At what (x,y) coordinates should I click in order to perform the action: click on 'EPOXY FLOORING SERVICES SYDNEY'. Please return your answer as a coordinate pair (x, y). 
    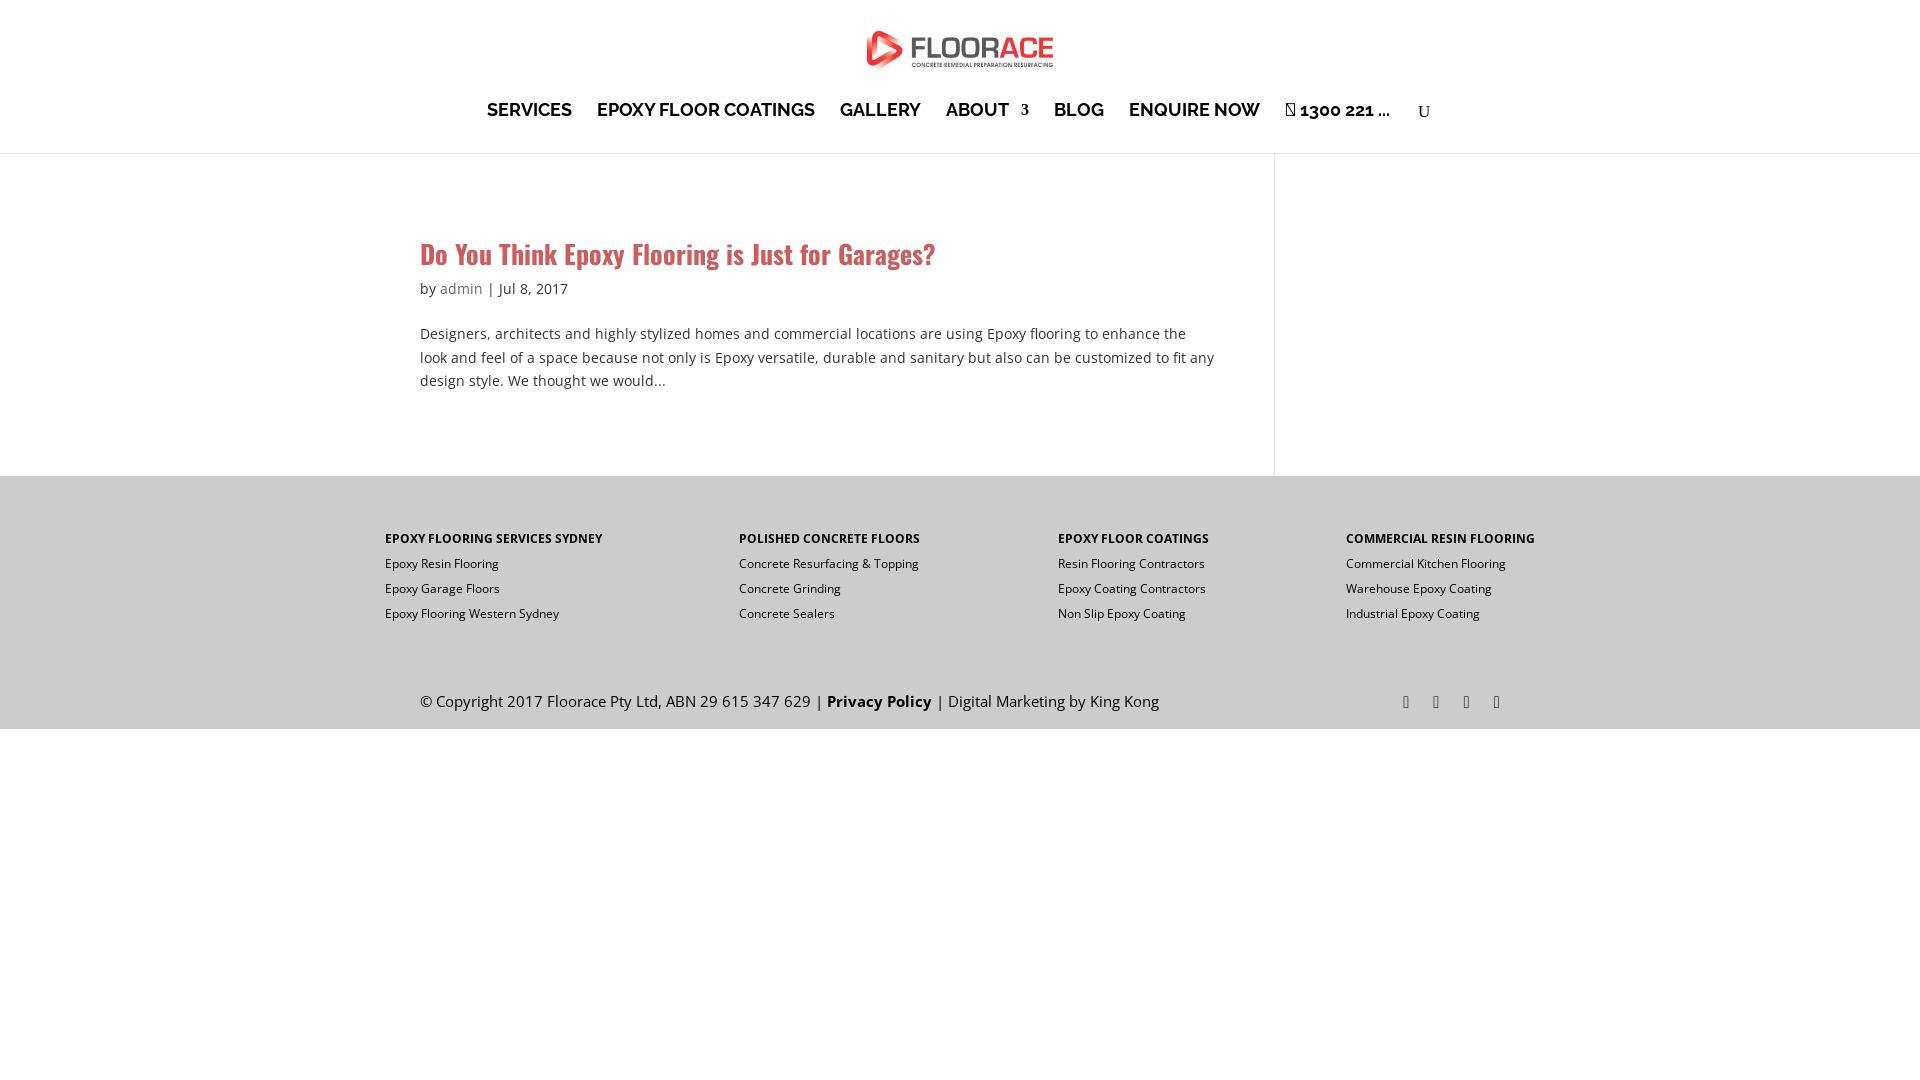
    Looking at the image, I should click on (493, 537).